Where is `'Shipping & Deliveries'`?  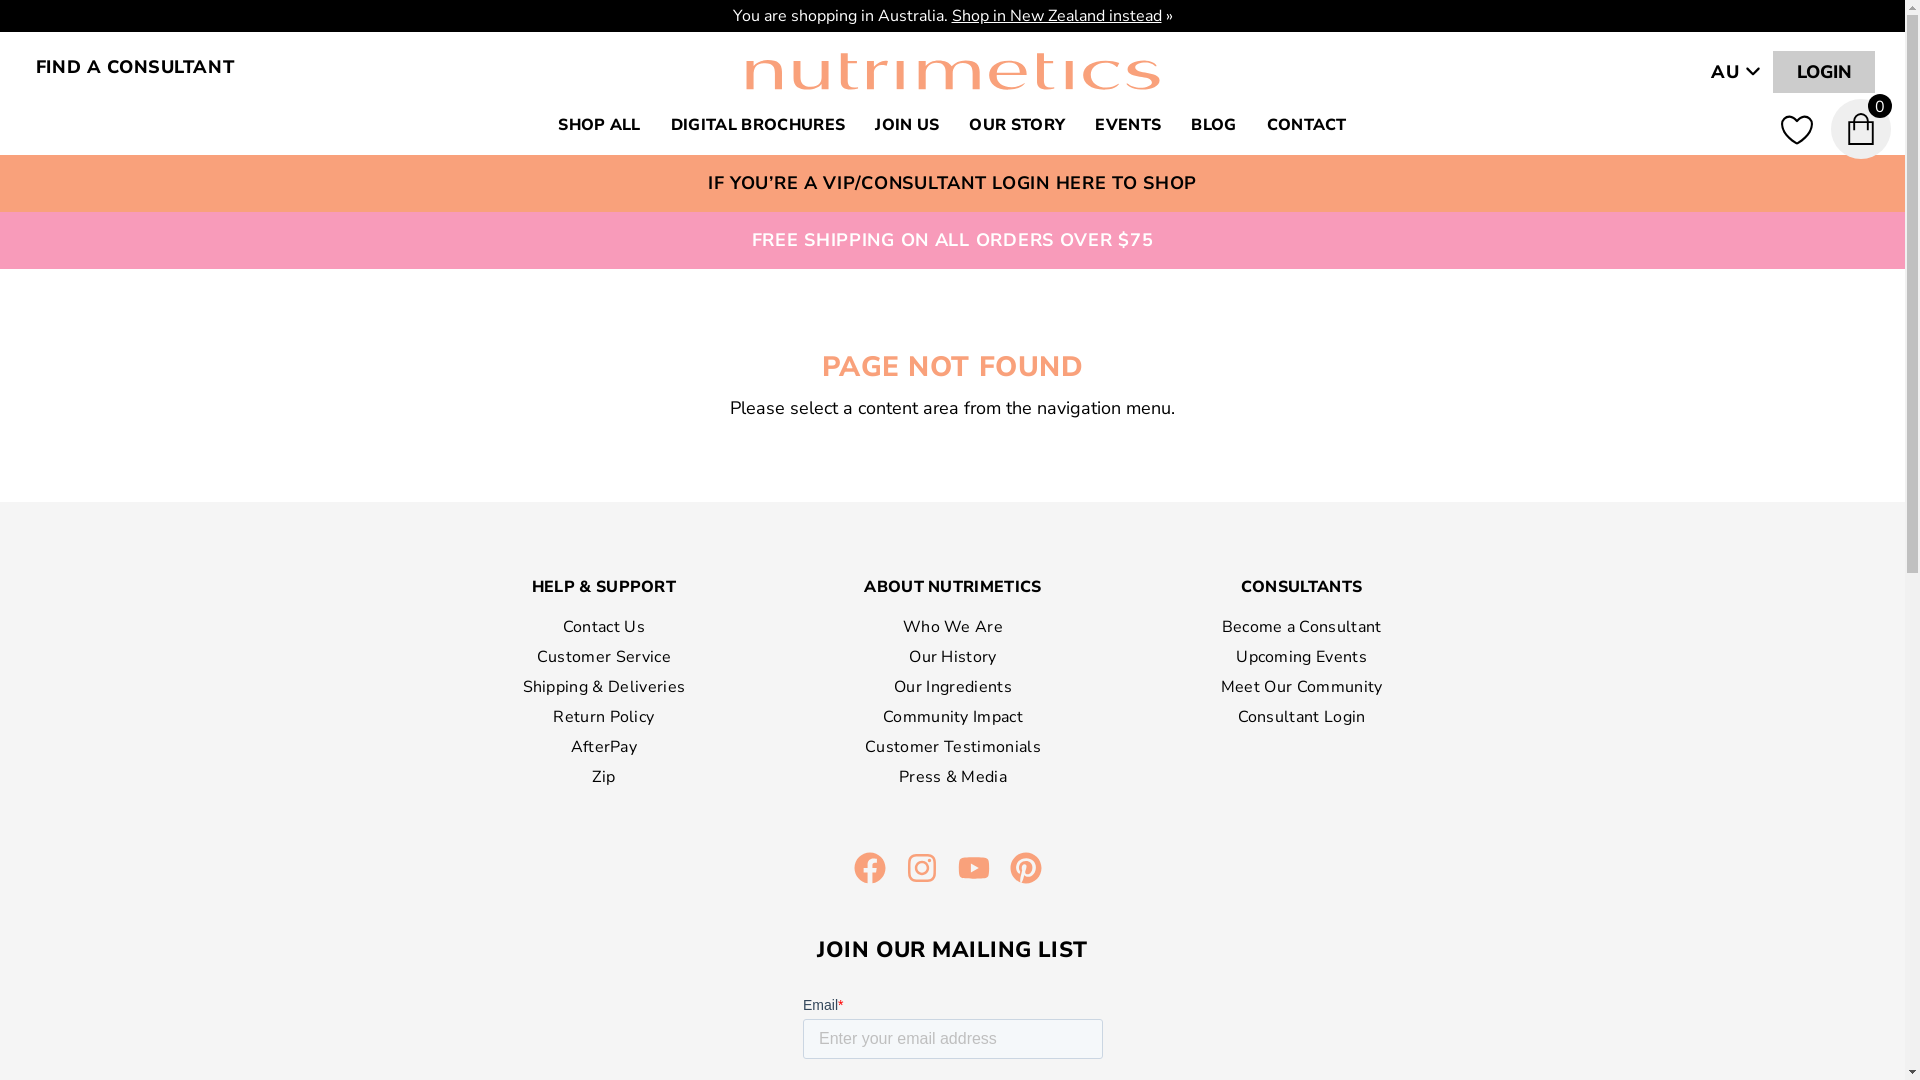
'Shipping & Deliveries' is located at coordinates (502, 685).